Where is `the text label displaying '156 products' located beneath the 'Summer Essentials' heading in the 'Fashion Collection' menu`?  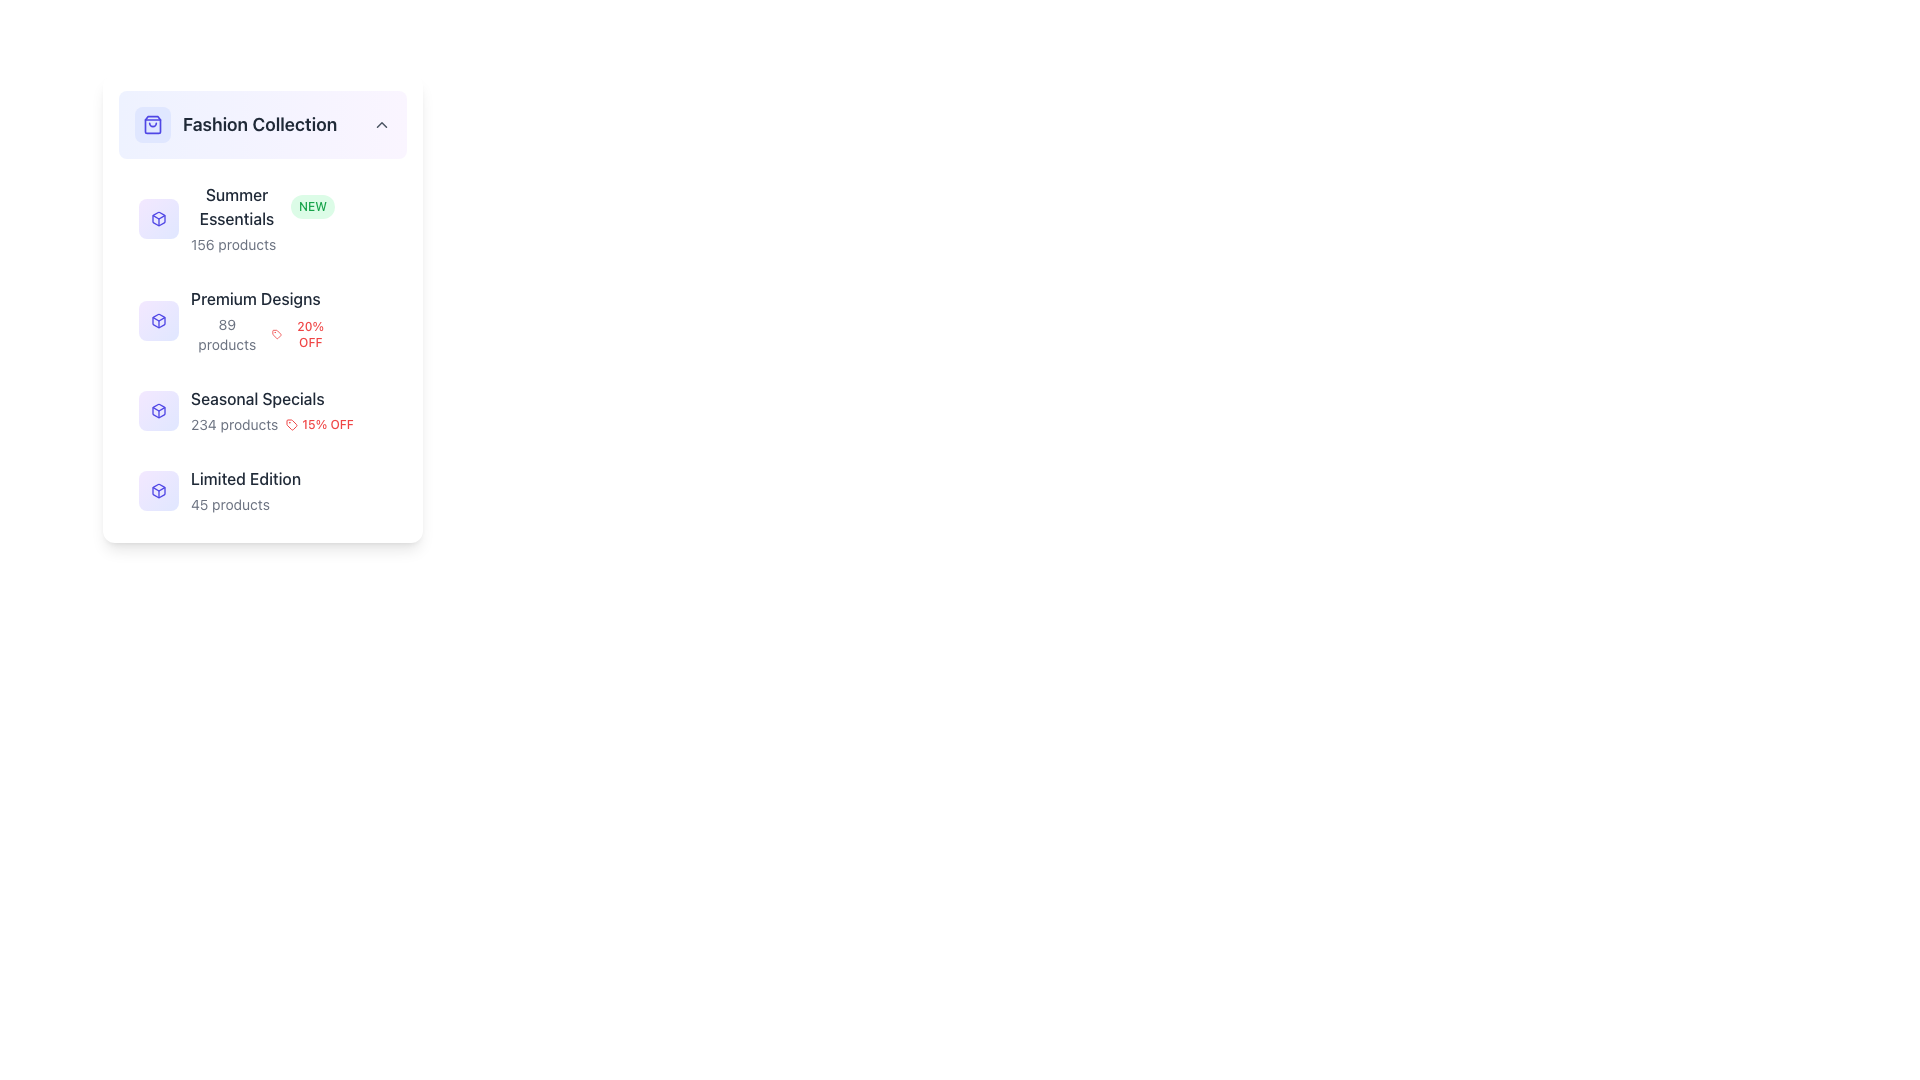
the text label displaying '156 products' located beneath the 'Summer Essentials' heading in the 'Fashion Collection' menu is located at coordinates (233, 244).